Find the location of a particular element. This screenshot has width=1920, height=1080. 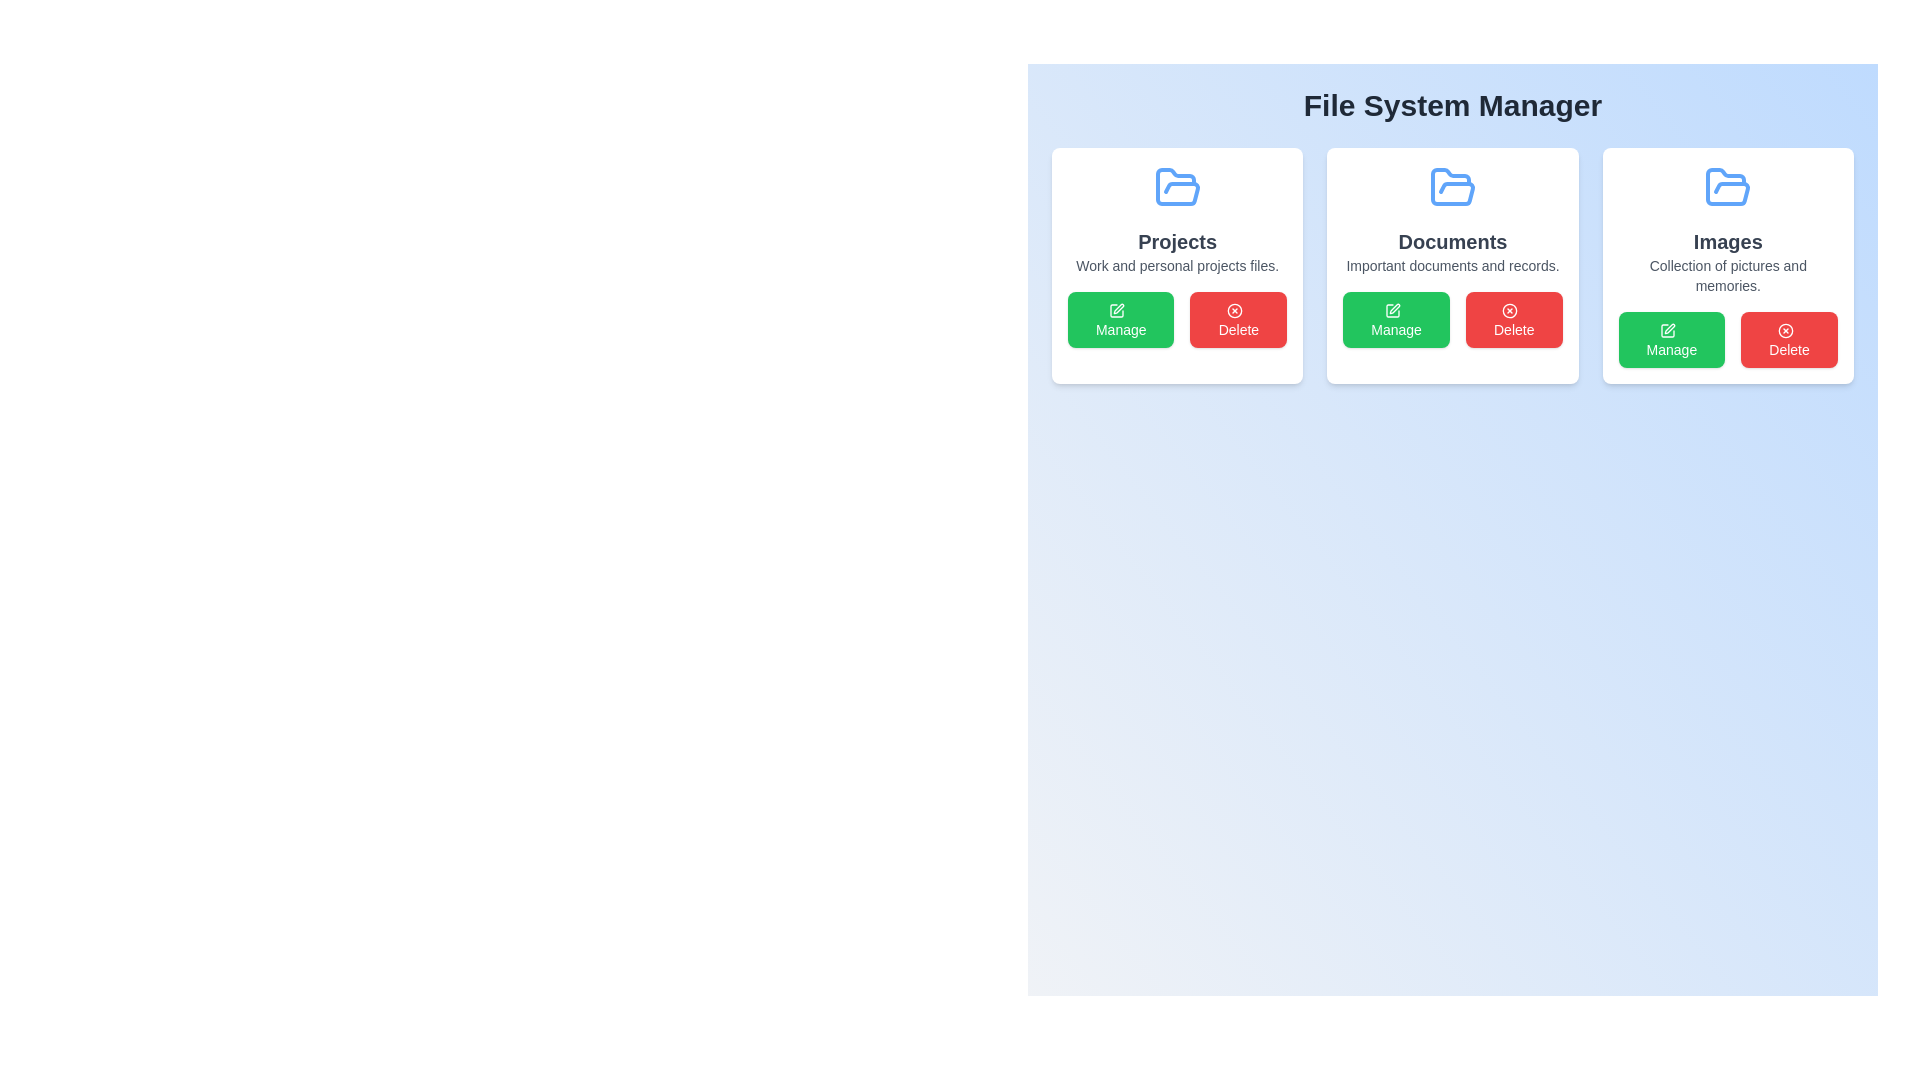

the grouped button component containing 'Manage' and 'Delete' buttons is located at coordinates (1453, 319).